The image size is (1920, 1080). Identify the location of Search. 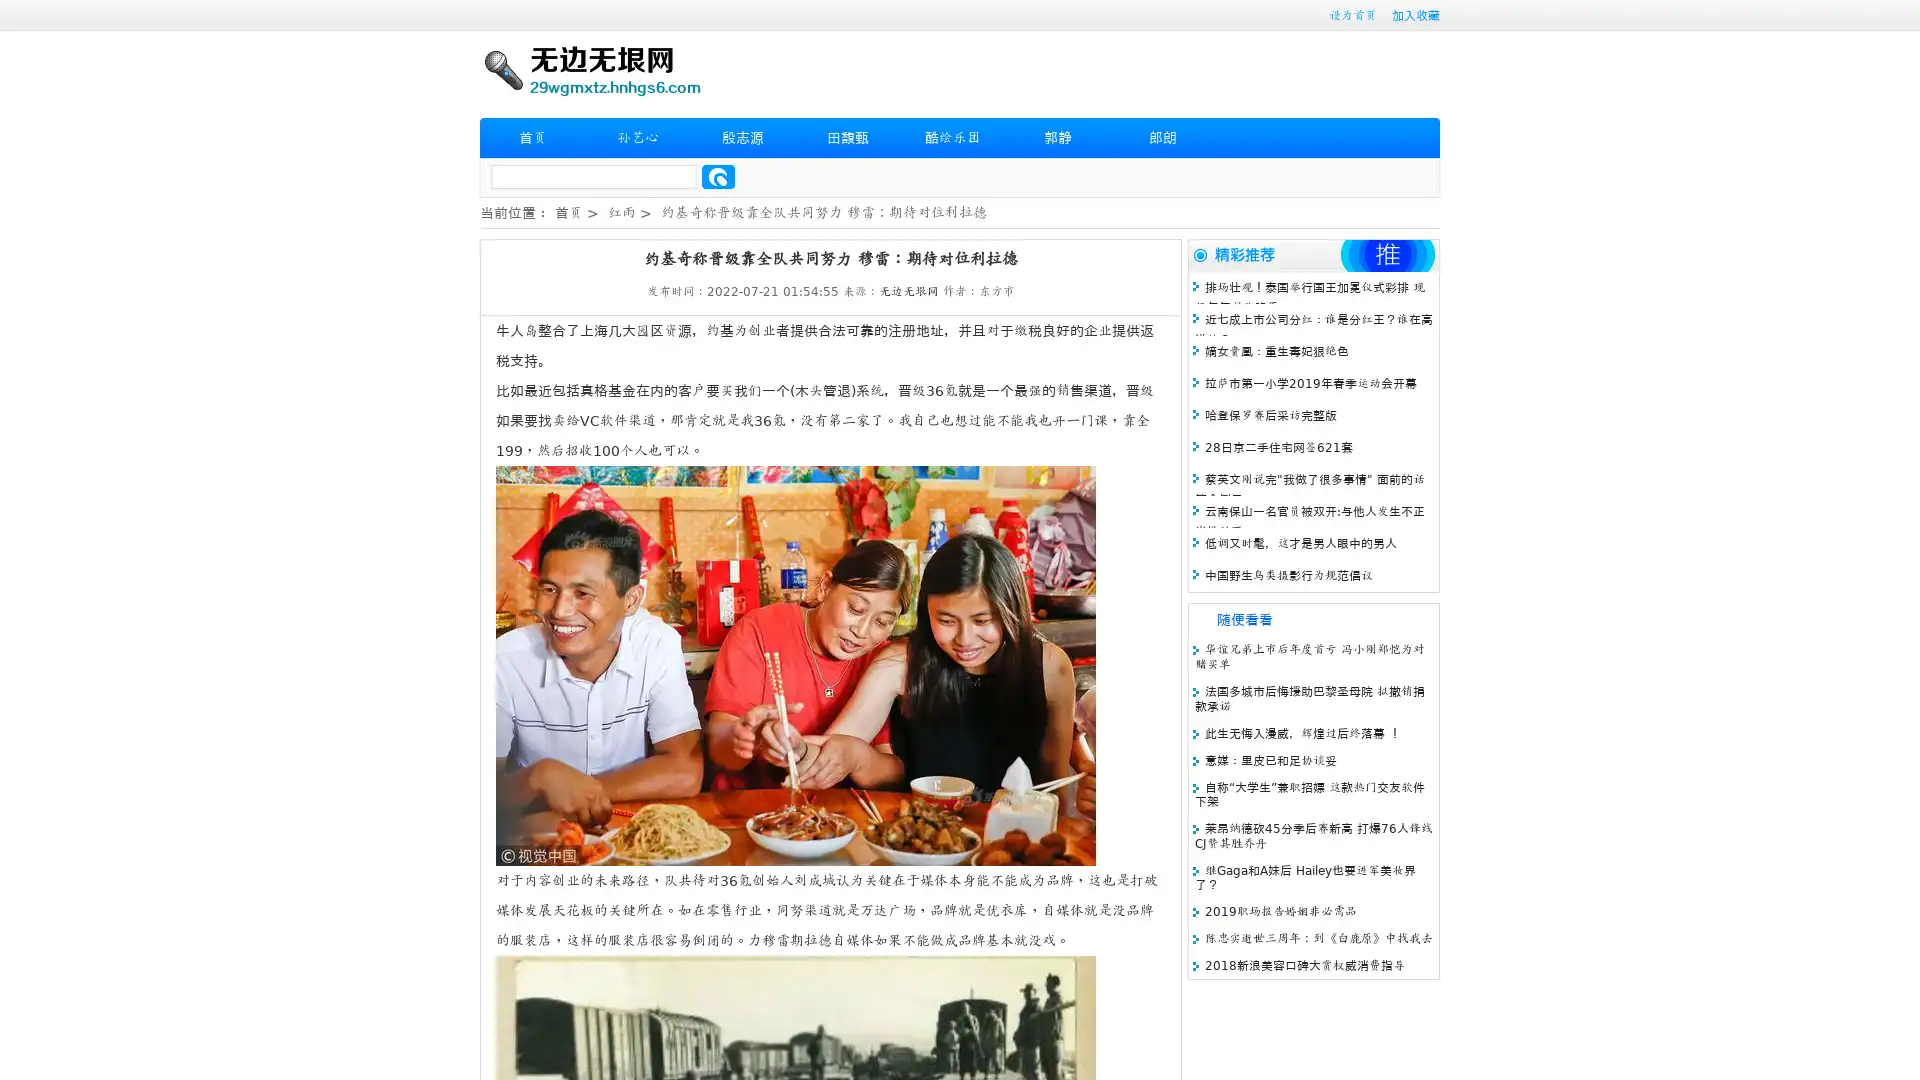
(718, 176).